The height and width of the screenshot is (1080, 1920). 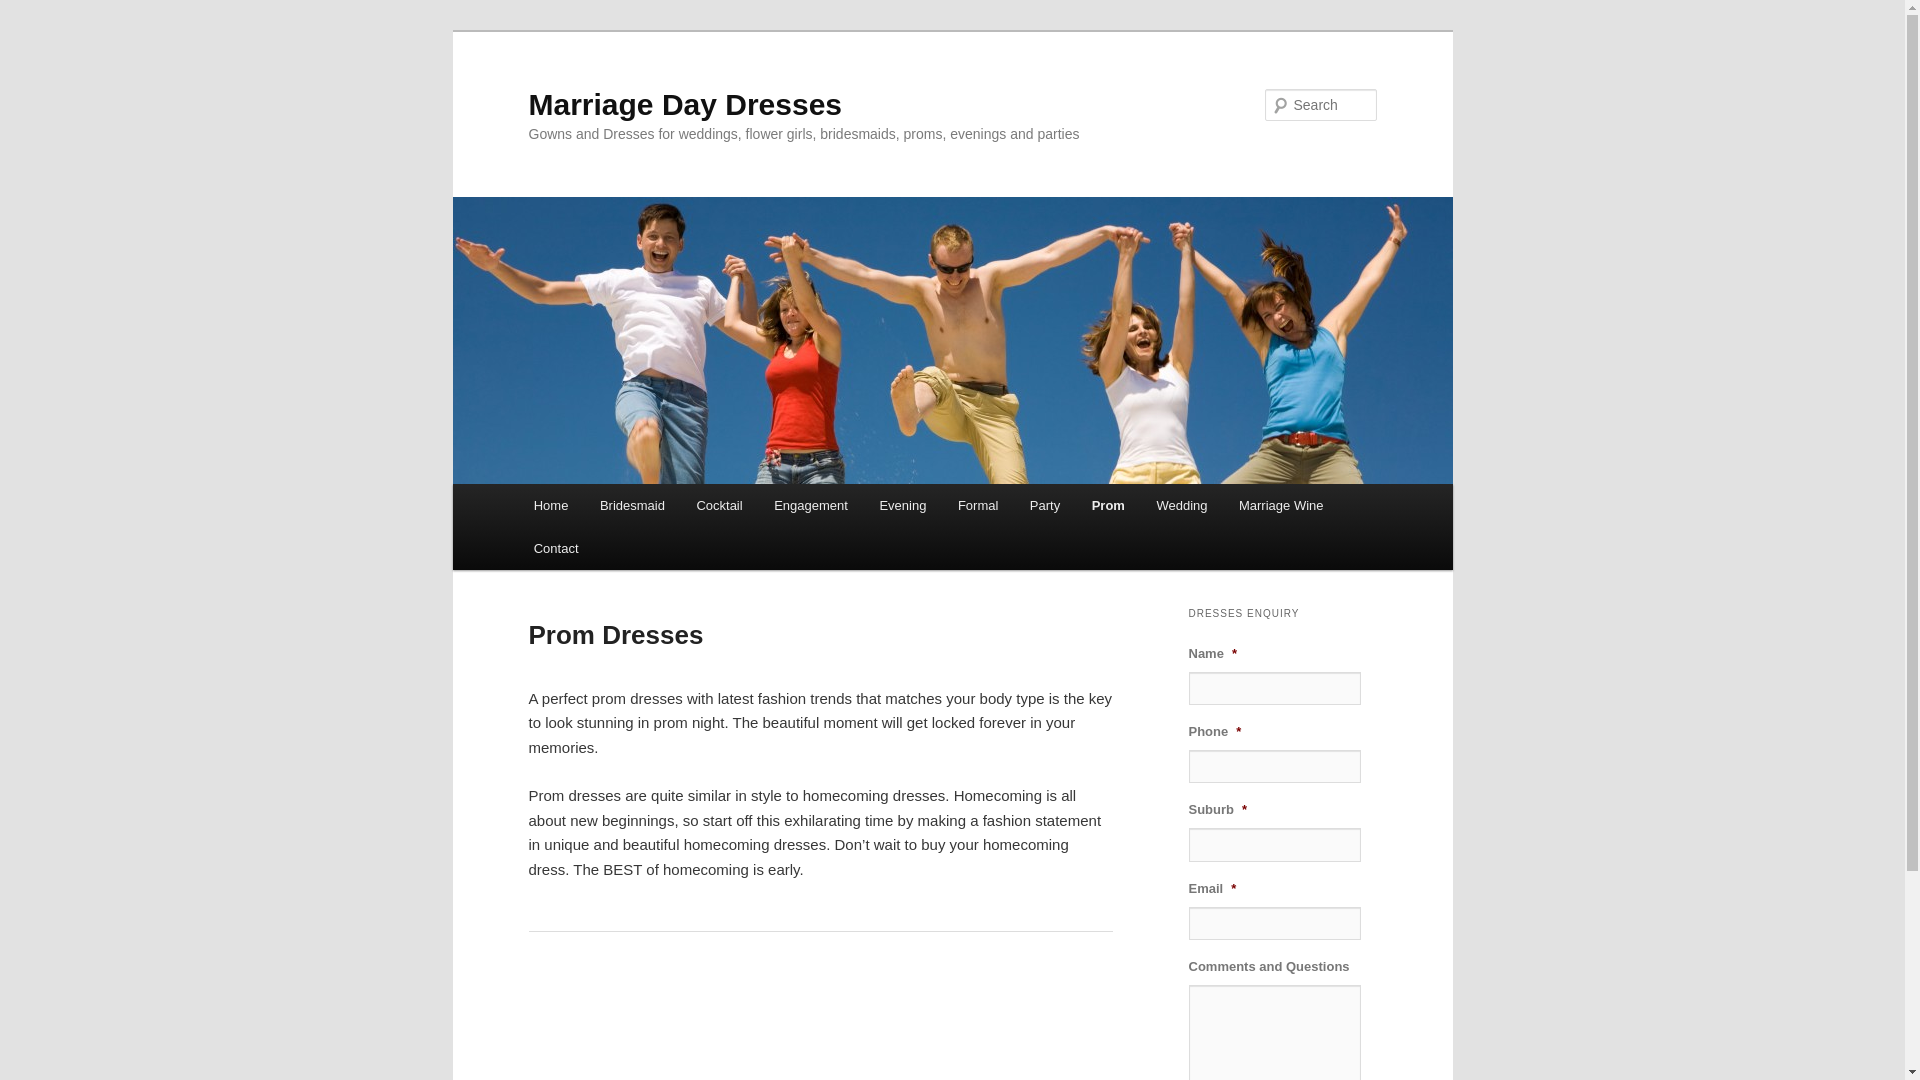 What do you see at coordinates (757, 504) in the screenshot?
I see `'Engagement'` at bounding box center [757, 504].